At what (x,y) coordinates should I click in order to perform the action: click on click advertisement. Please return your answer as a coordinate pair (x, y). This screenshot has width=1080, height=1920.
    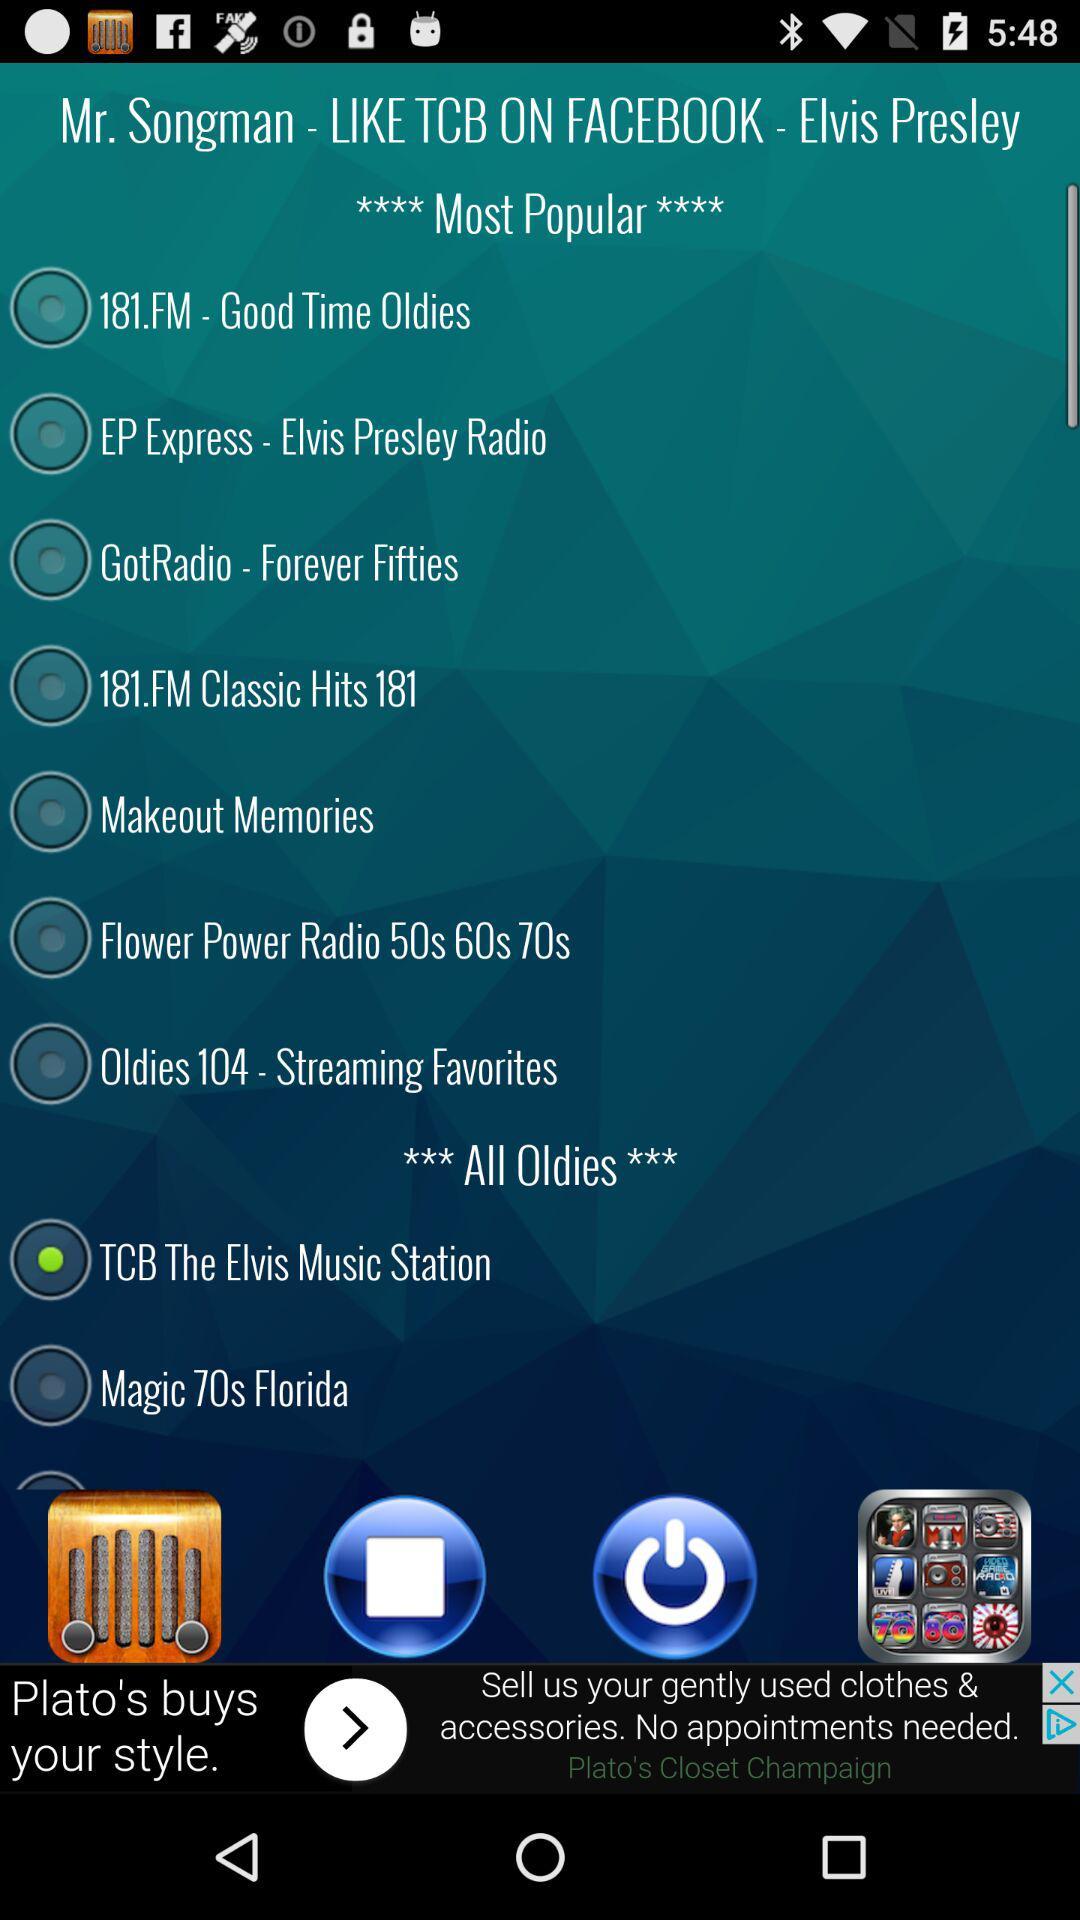
    Looking at the image, I should click on (540, 1727).